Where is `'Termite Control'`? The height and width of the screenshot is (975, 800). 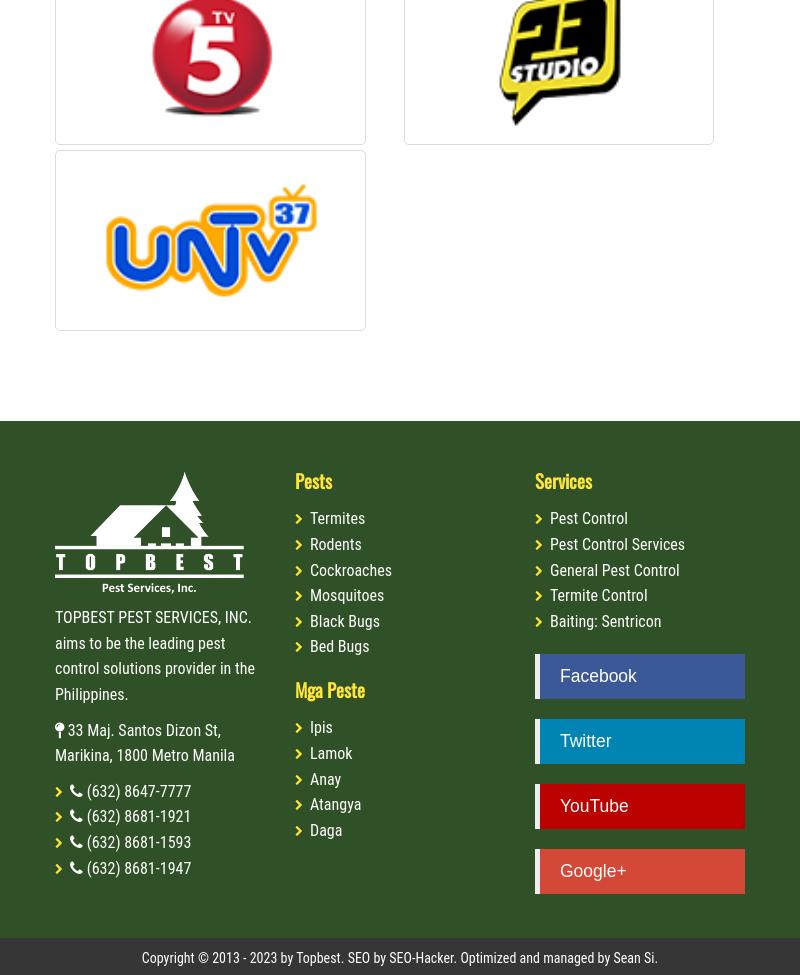 'Termite Control' is located at coordinates (597, 595).